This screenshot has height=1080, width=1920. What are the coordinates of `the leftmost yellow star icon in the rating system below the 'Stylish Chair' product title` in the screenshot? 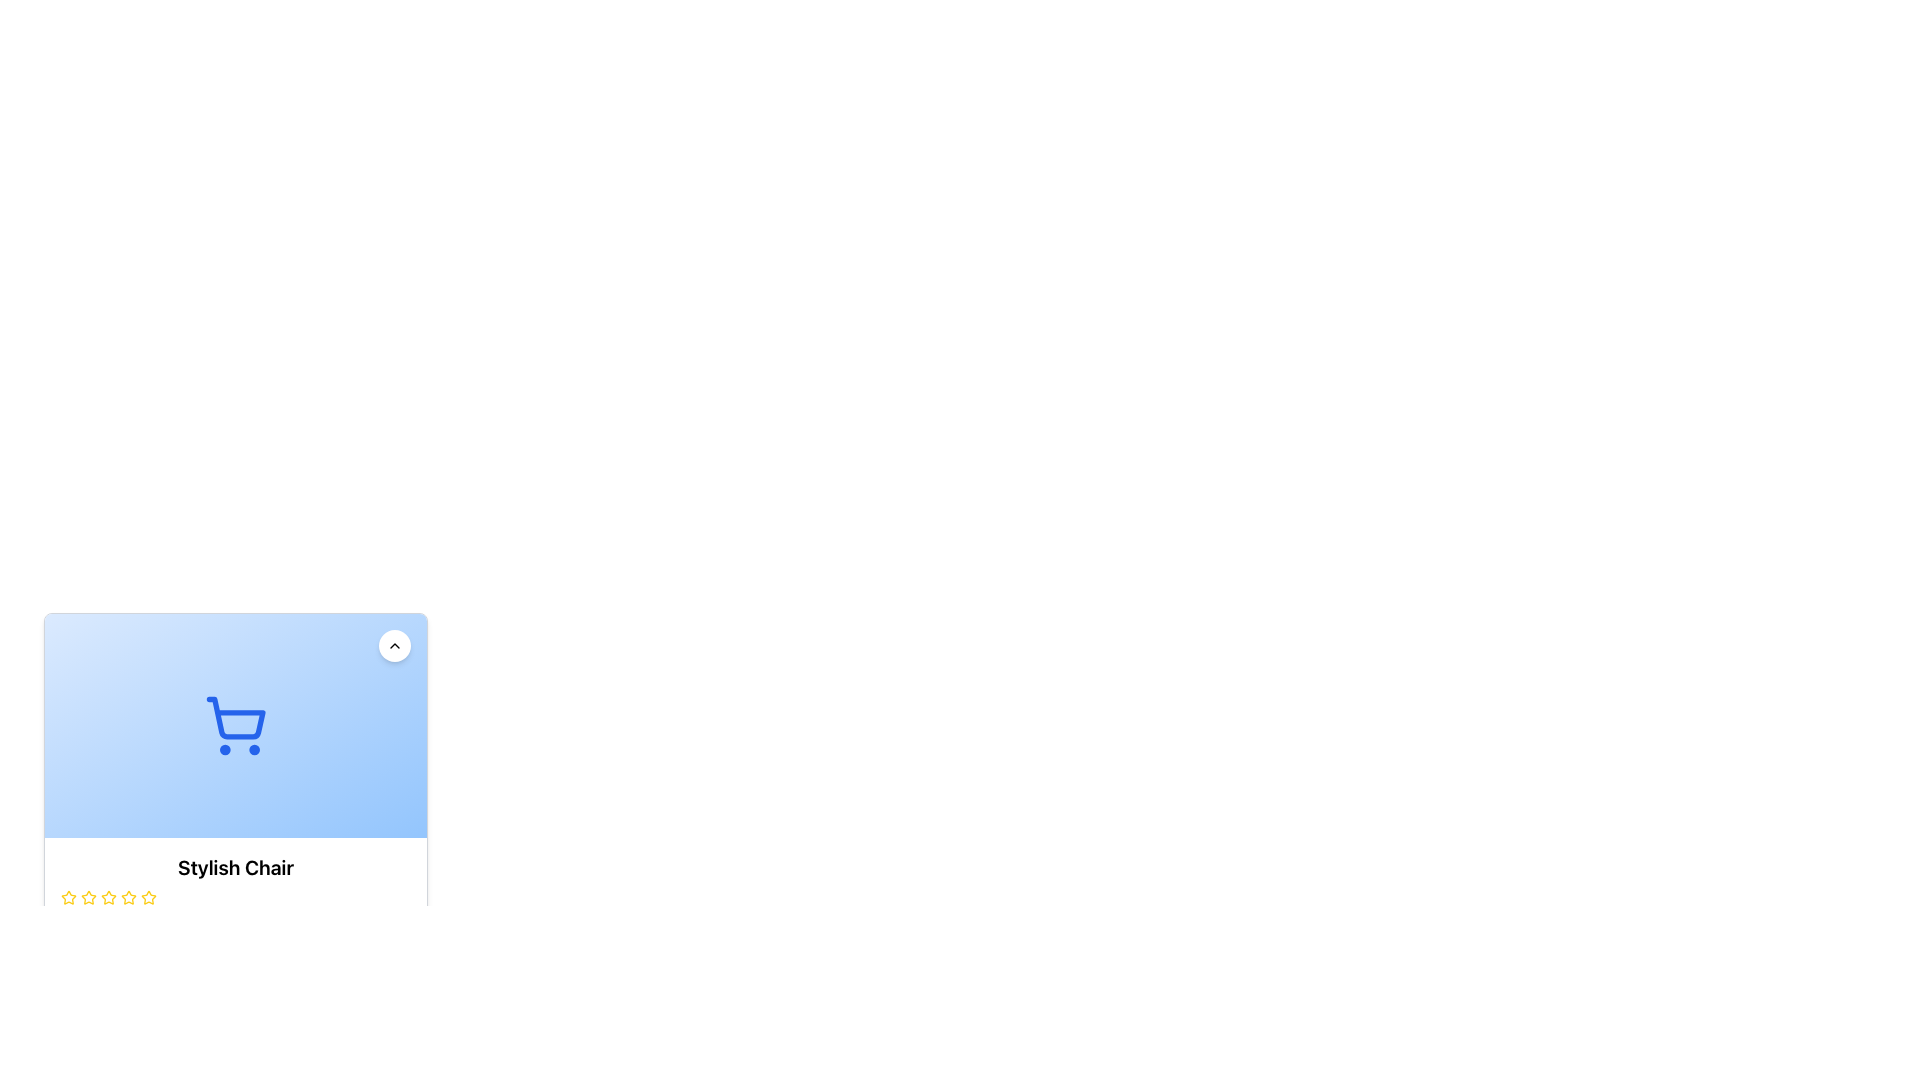 It's located at (68, 897).